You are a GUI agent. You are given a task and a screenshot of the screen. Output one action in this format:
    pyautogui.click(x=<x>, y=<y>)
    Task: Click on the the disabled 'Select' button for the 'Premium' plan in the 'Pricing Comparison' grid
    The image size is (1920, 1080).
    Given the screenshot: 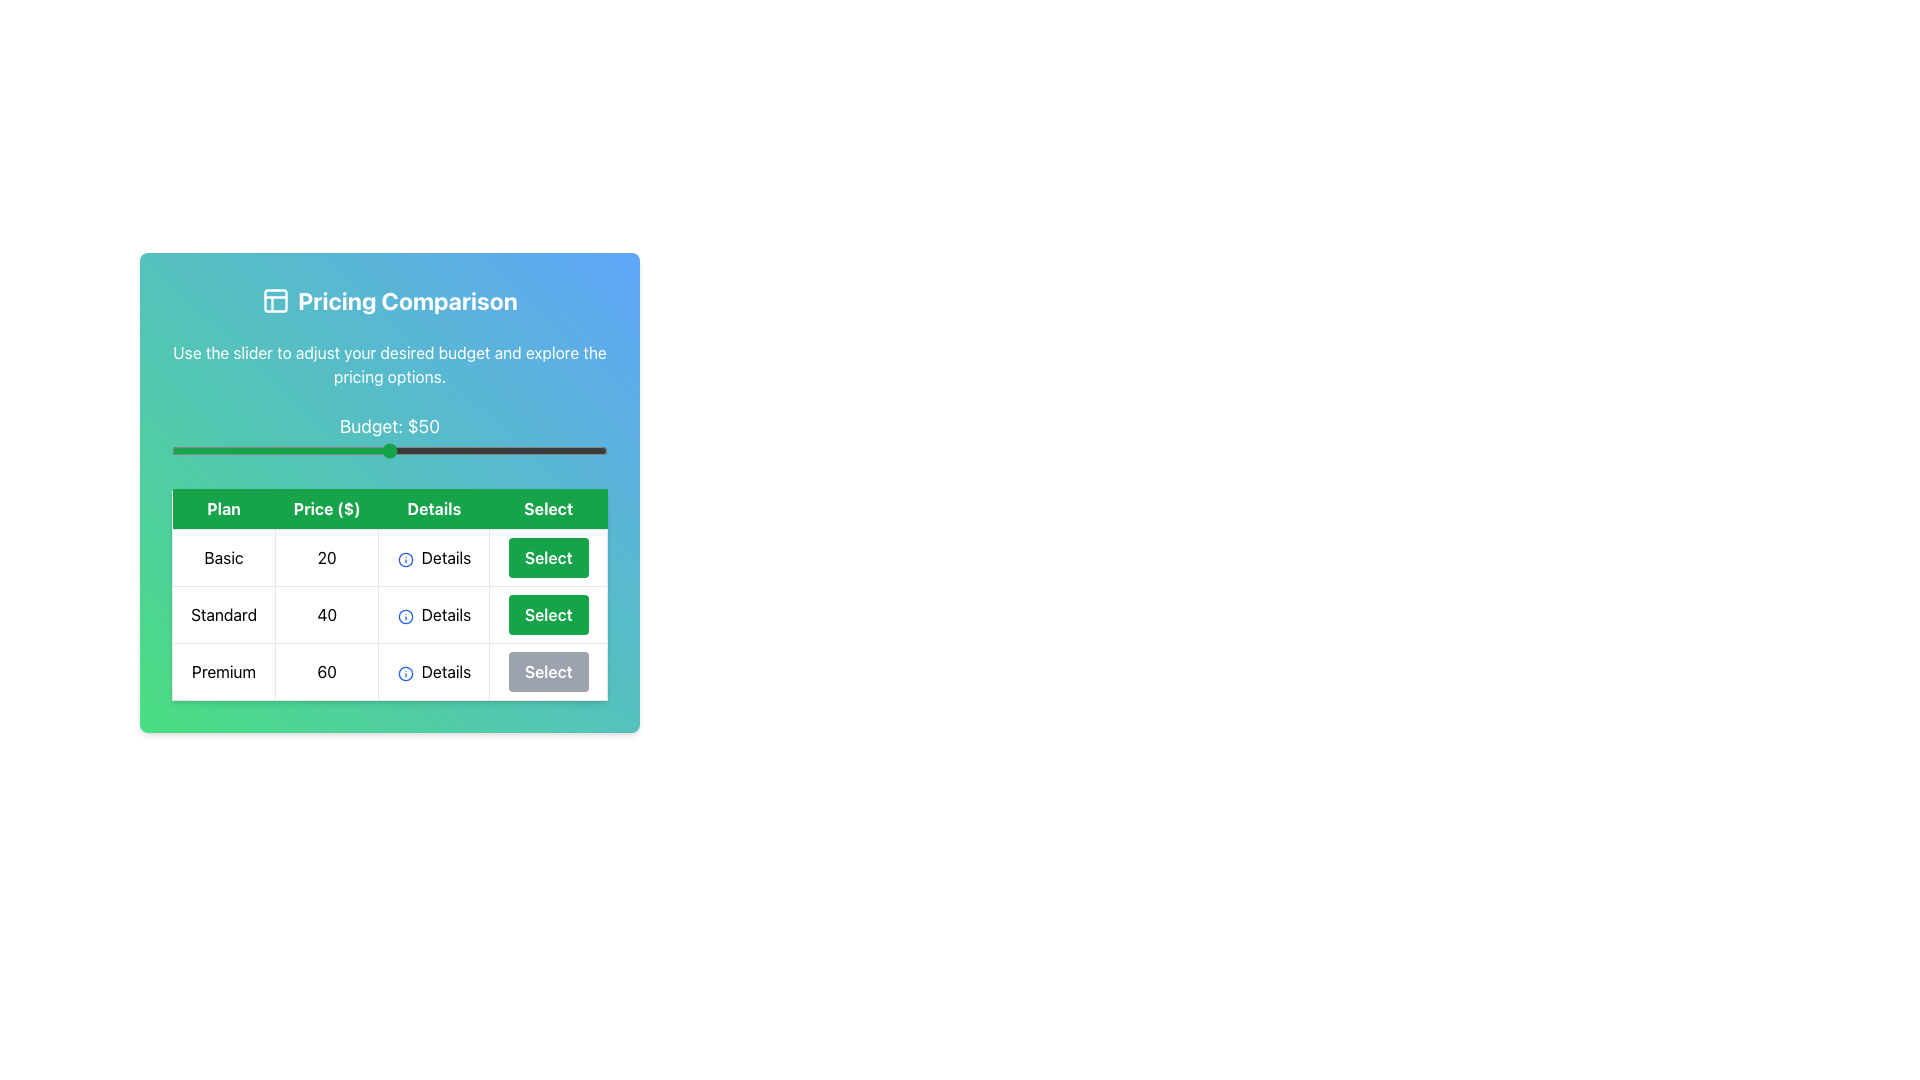 What is the action you would take?
    pyautogui.click(x=548, y=671)
    